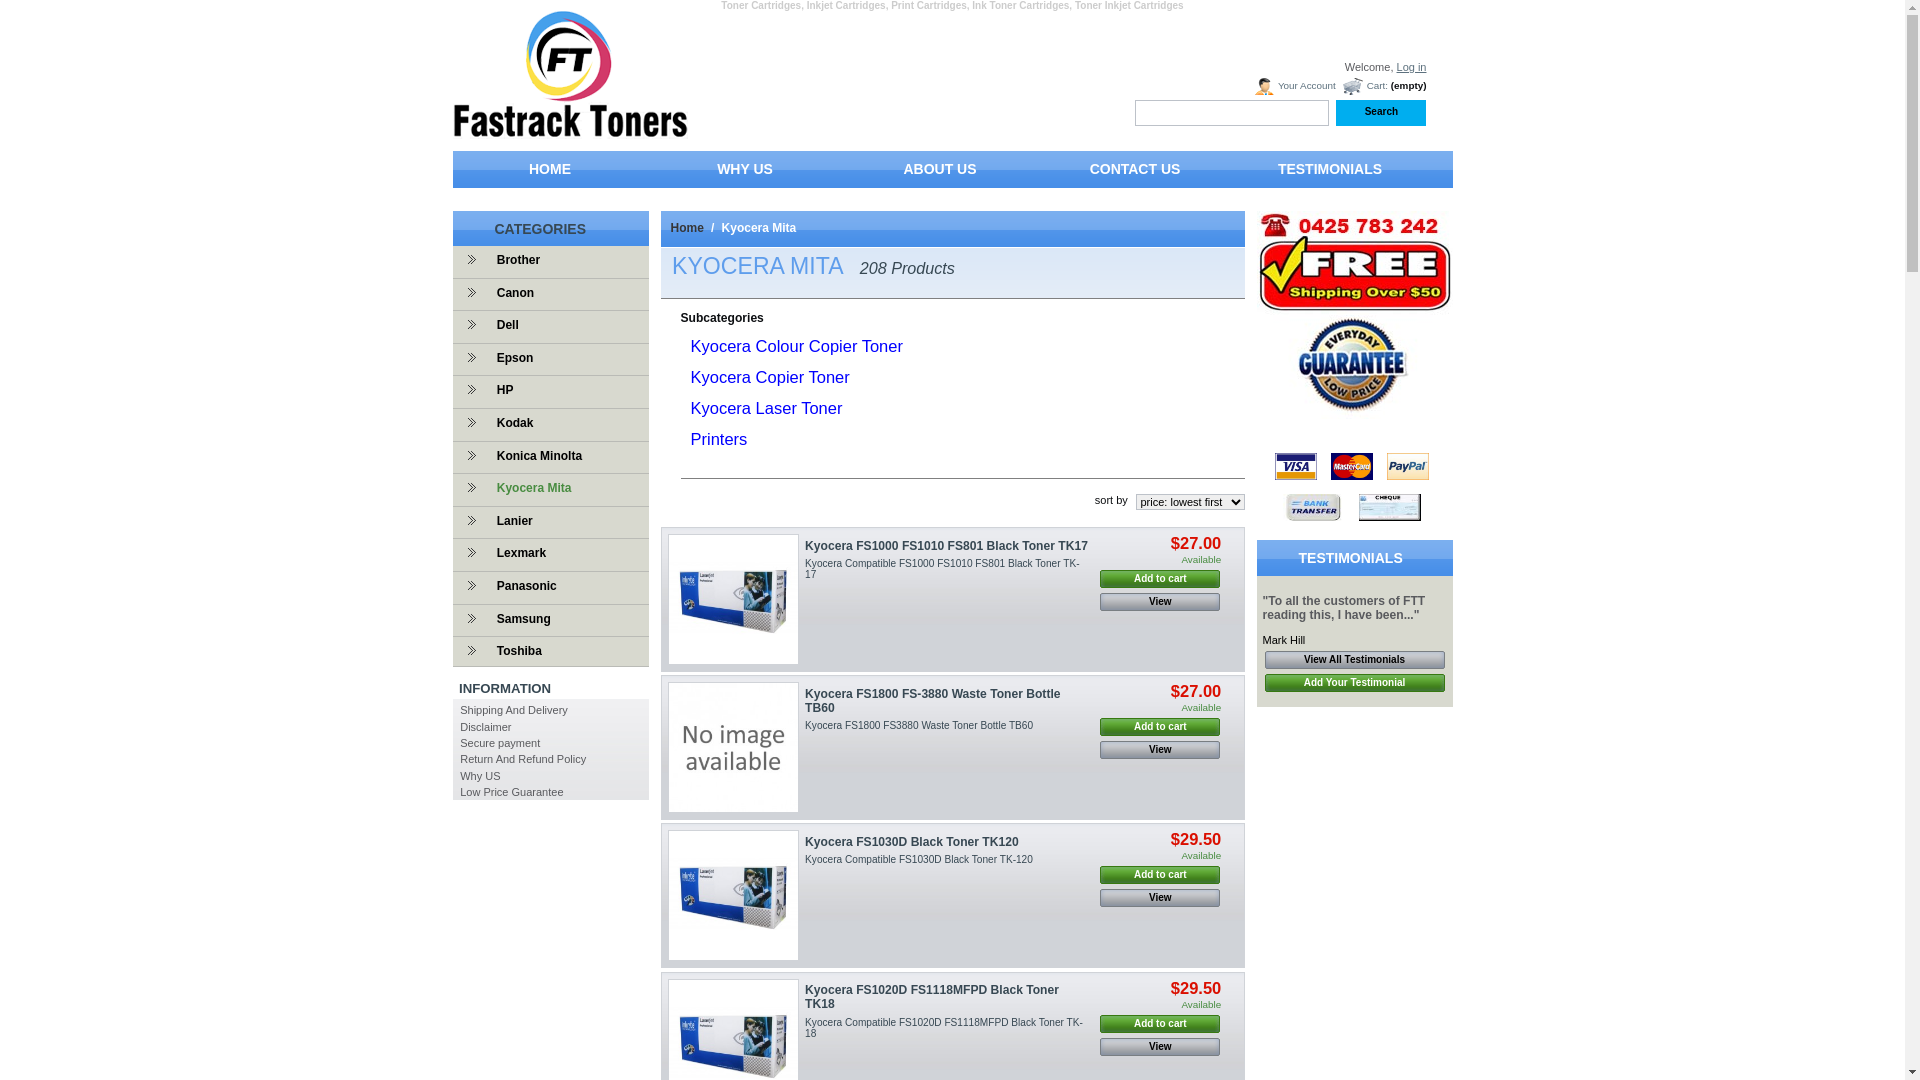 This screenshot has height=1080, width=1920. I want to click on 'Panasonic', so click(486, 585).